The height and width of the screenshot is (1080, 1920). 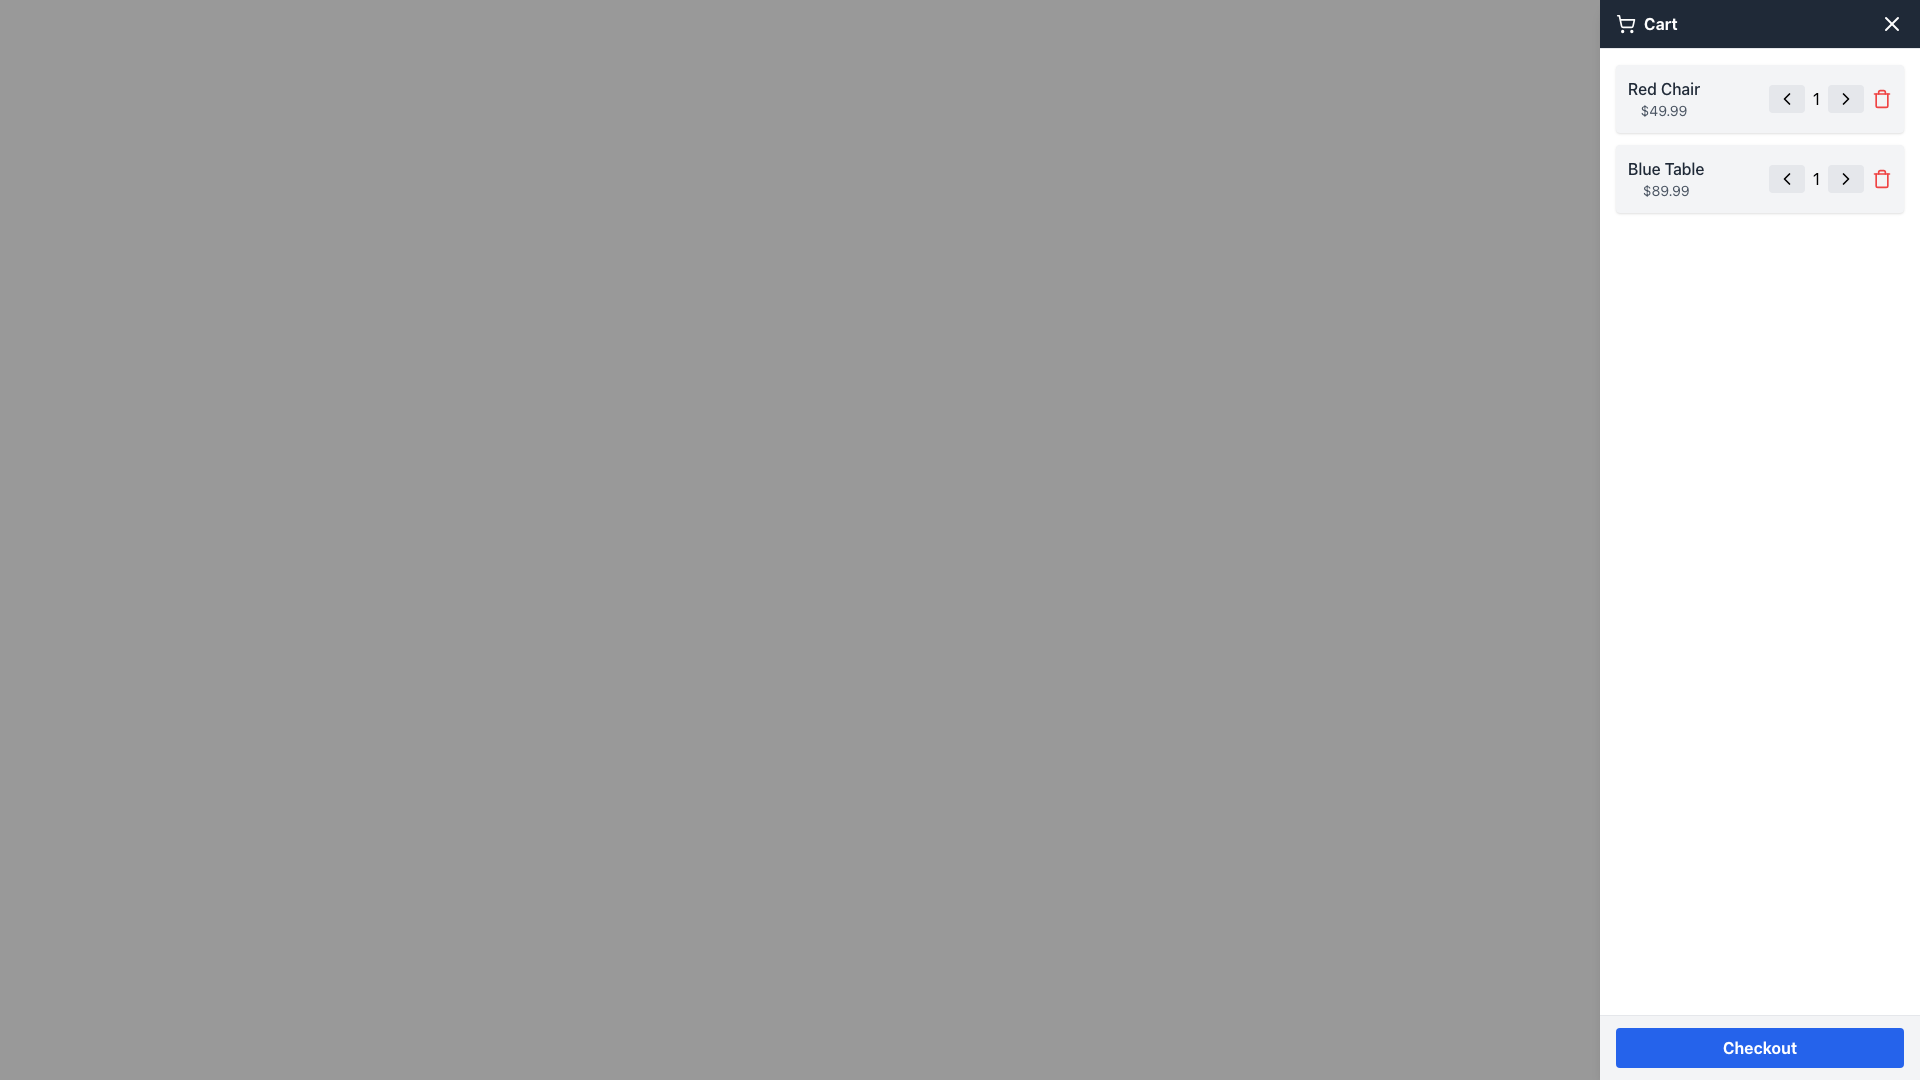 I want to click on the button located in the top-right corner of the cart panel header, so click(x=1890, y=23).